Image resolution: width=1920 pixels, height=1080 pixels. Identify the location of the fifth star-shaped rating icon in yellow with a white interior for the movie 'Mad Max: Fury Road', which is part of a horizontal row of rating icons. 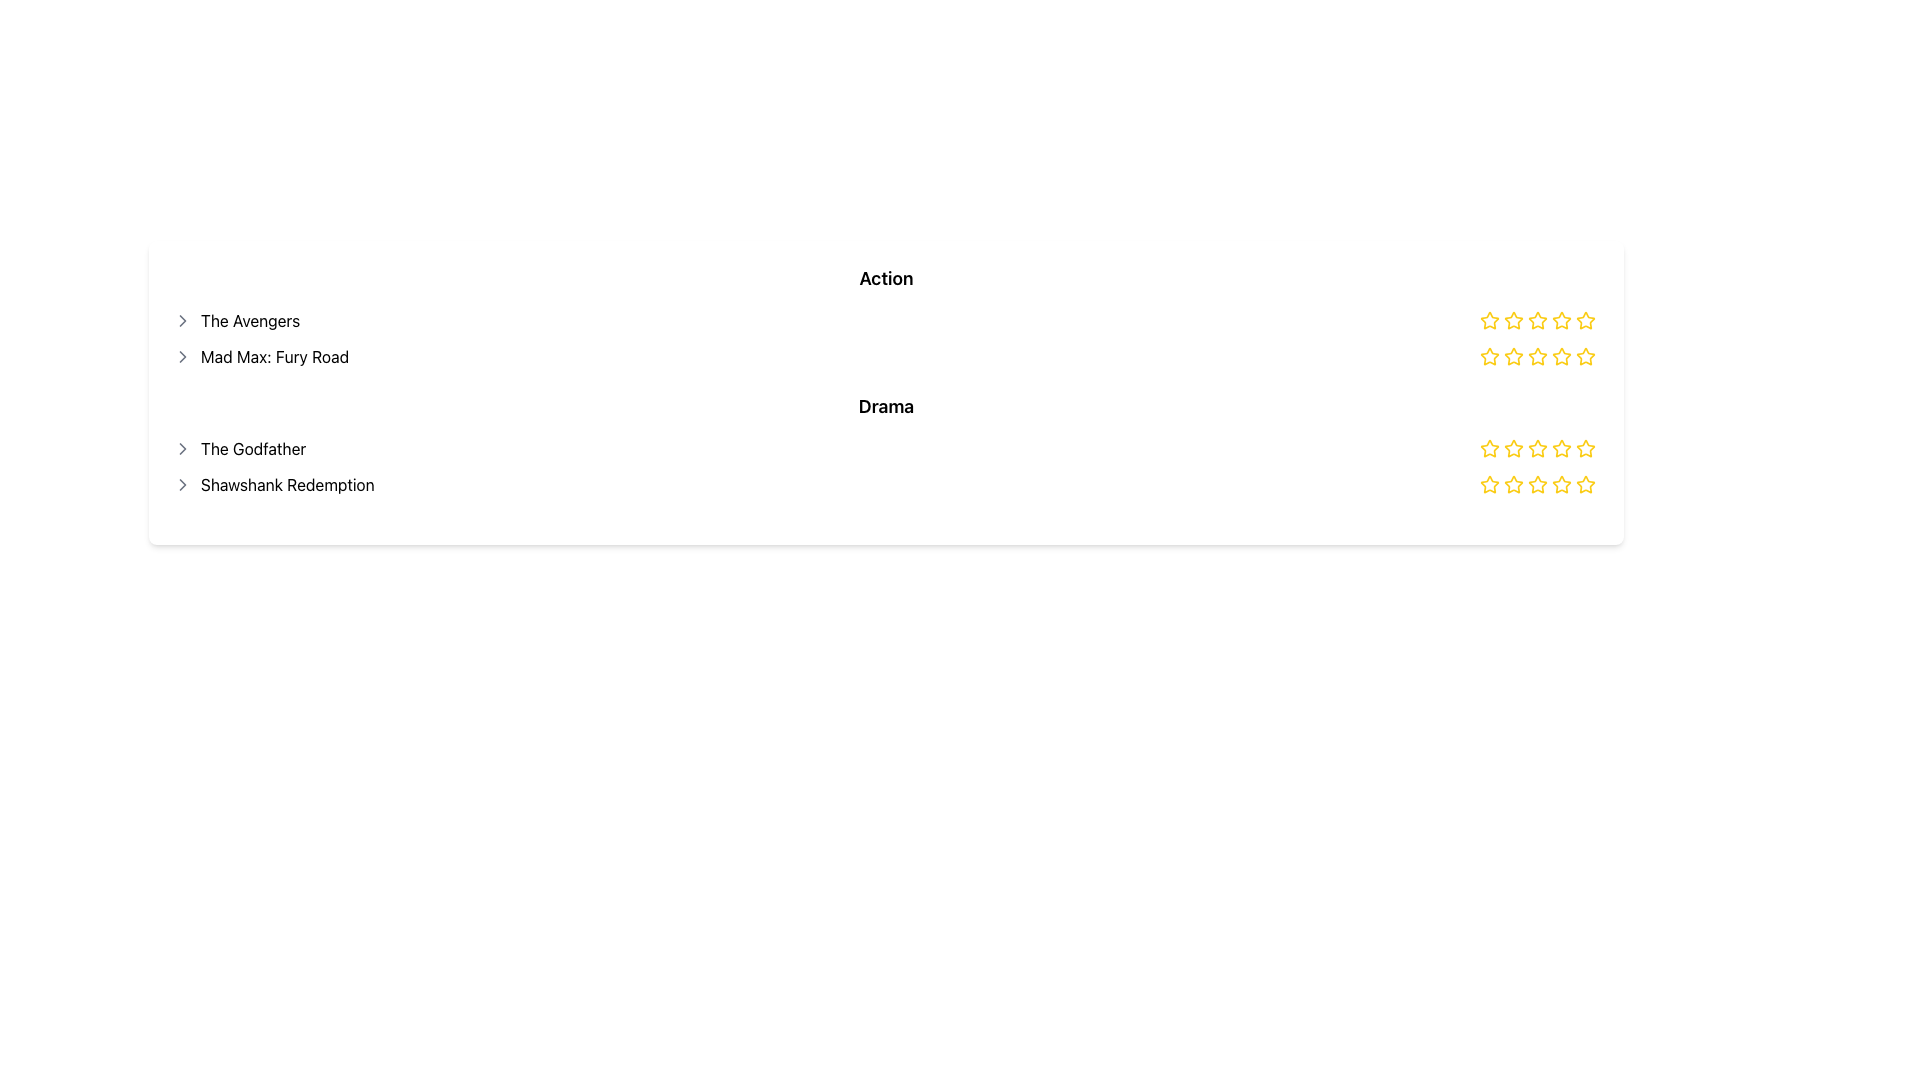
(1584, 355).